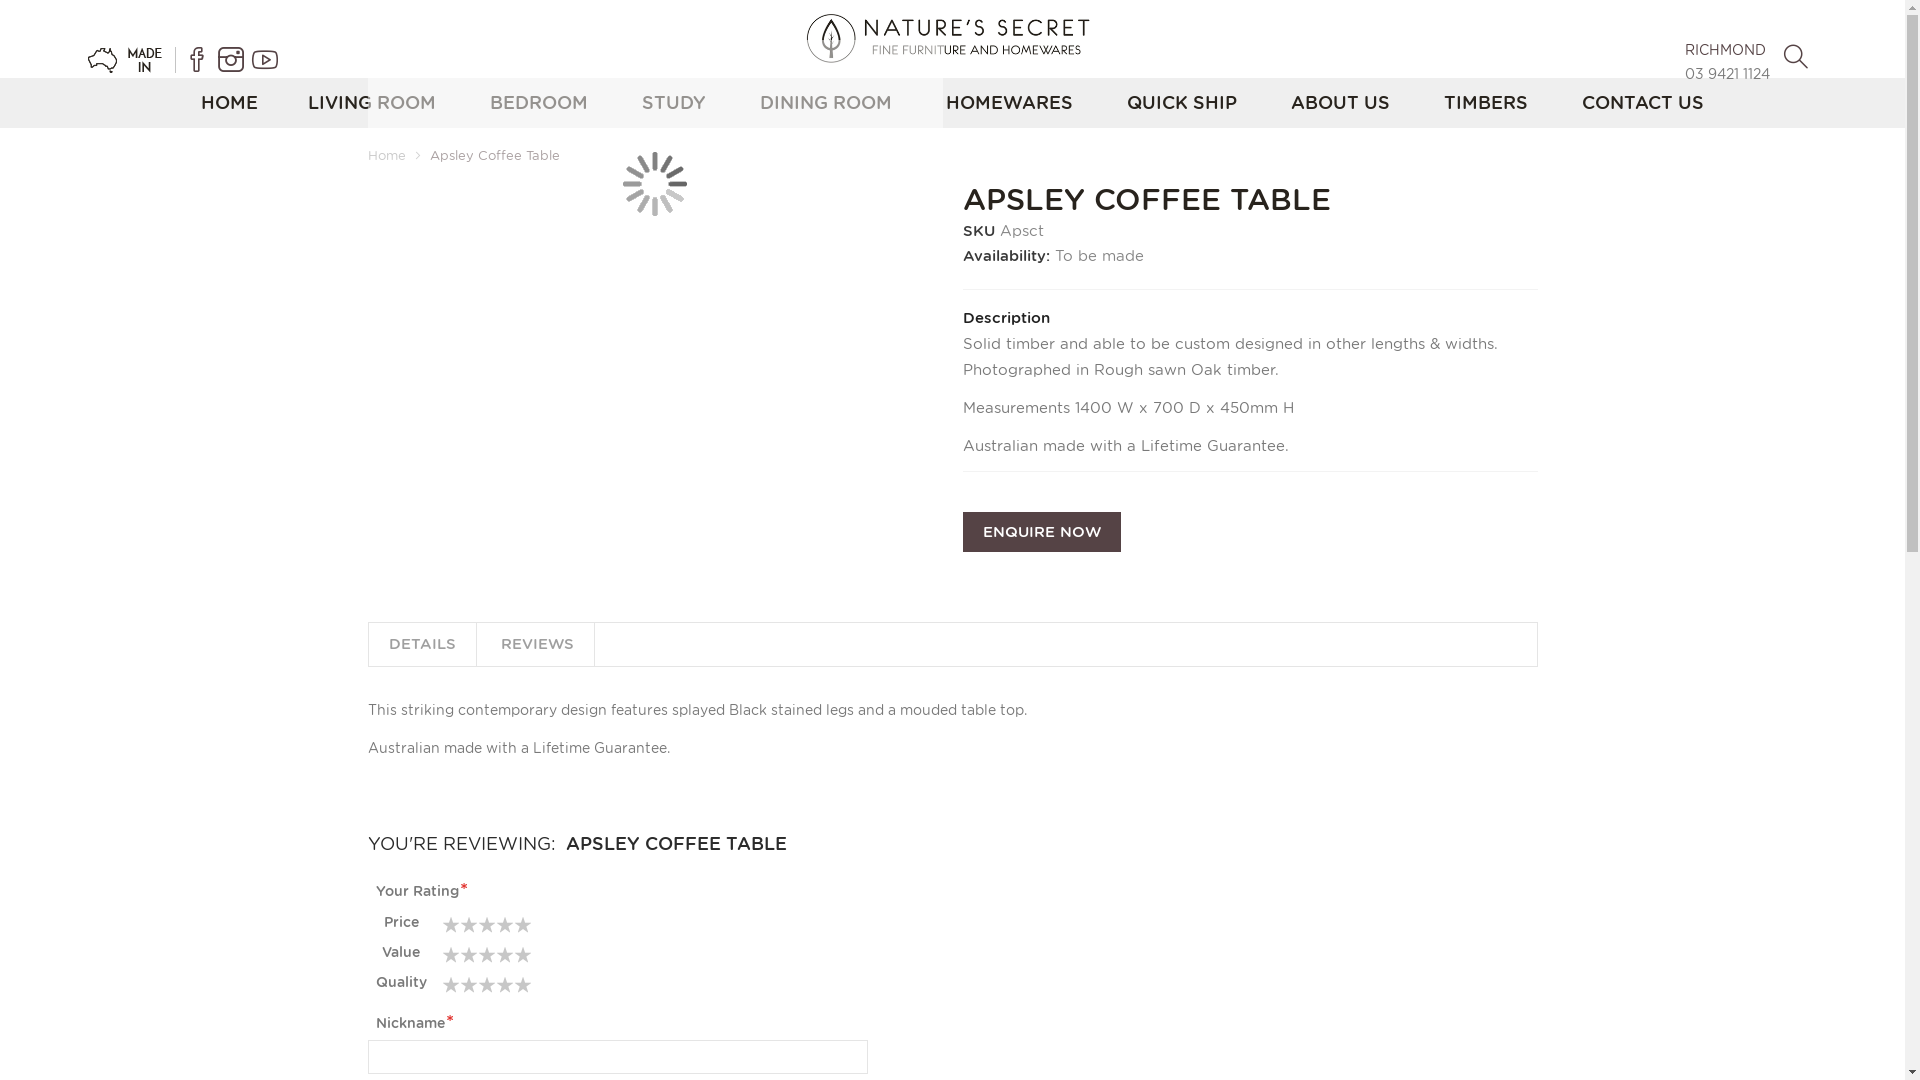  I want to click on 'REVIEWS', so click(536, 644).